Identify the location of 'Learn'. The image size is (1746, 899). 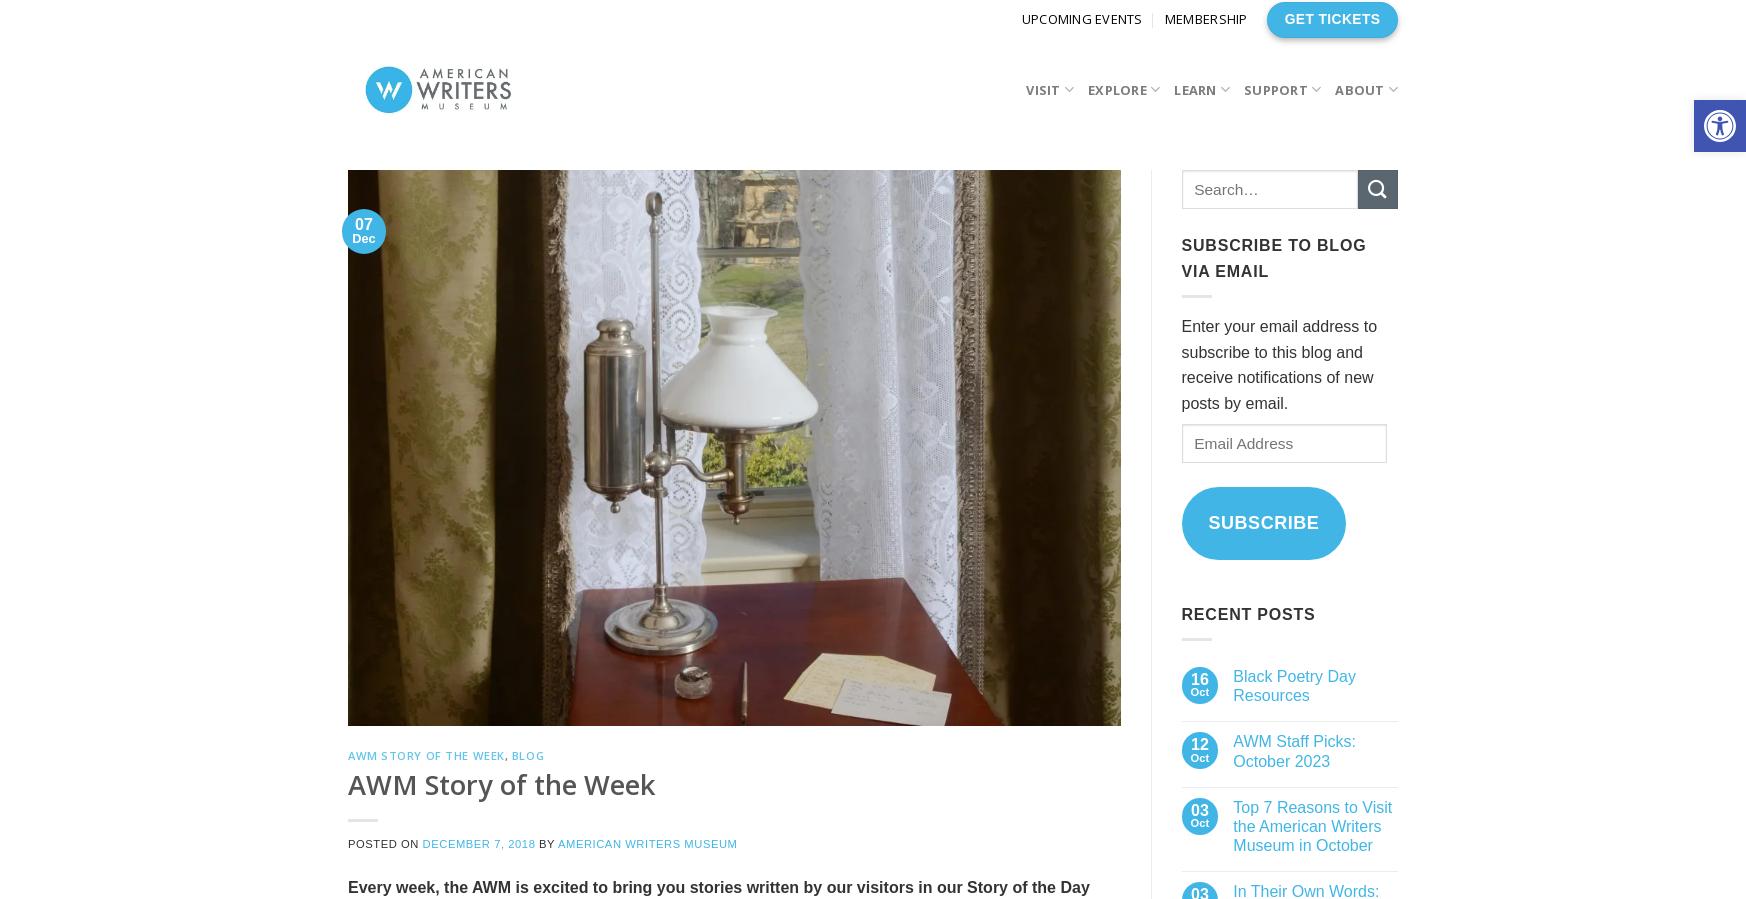
(1194, 88).